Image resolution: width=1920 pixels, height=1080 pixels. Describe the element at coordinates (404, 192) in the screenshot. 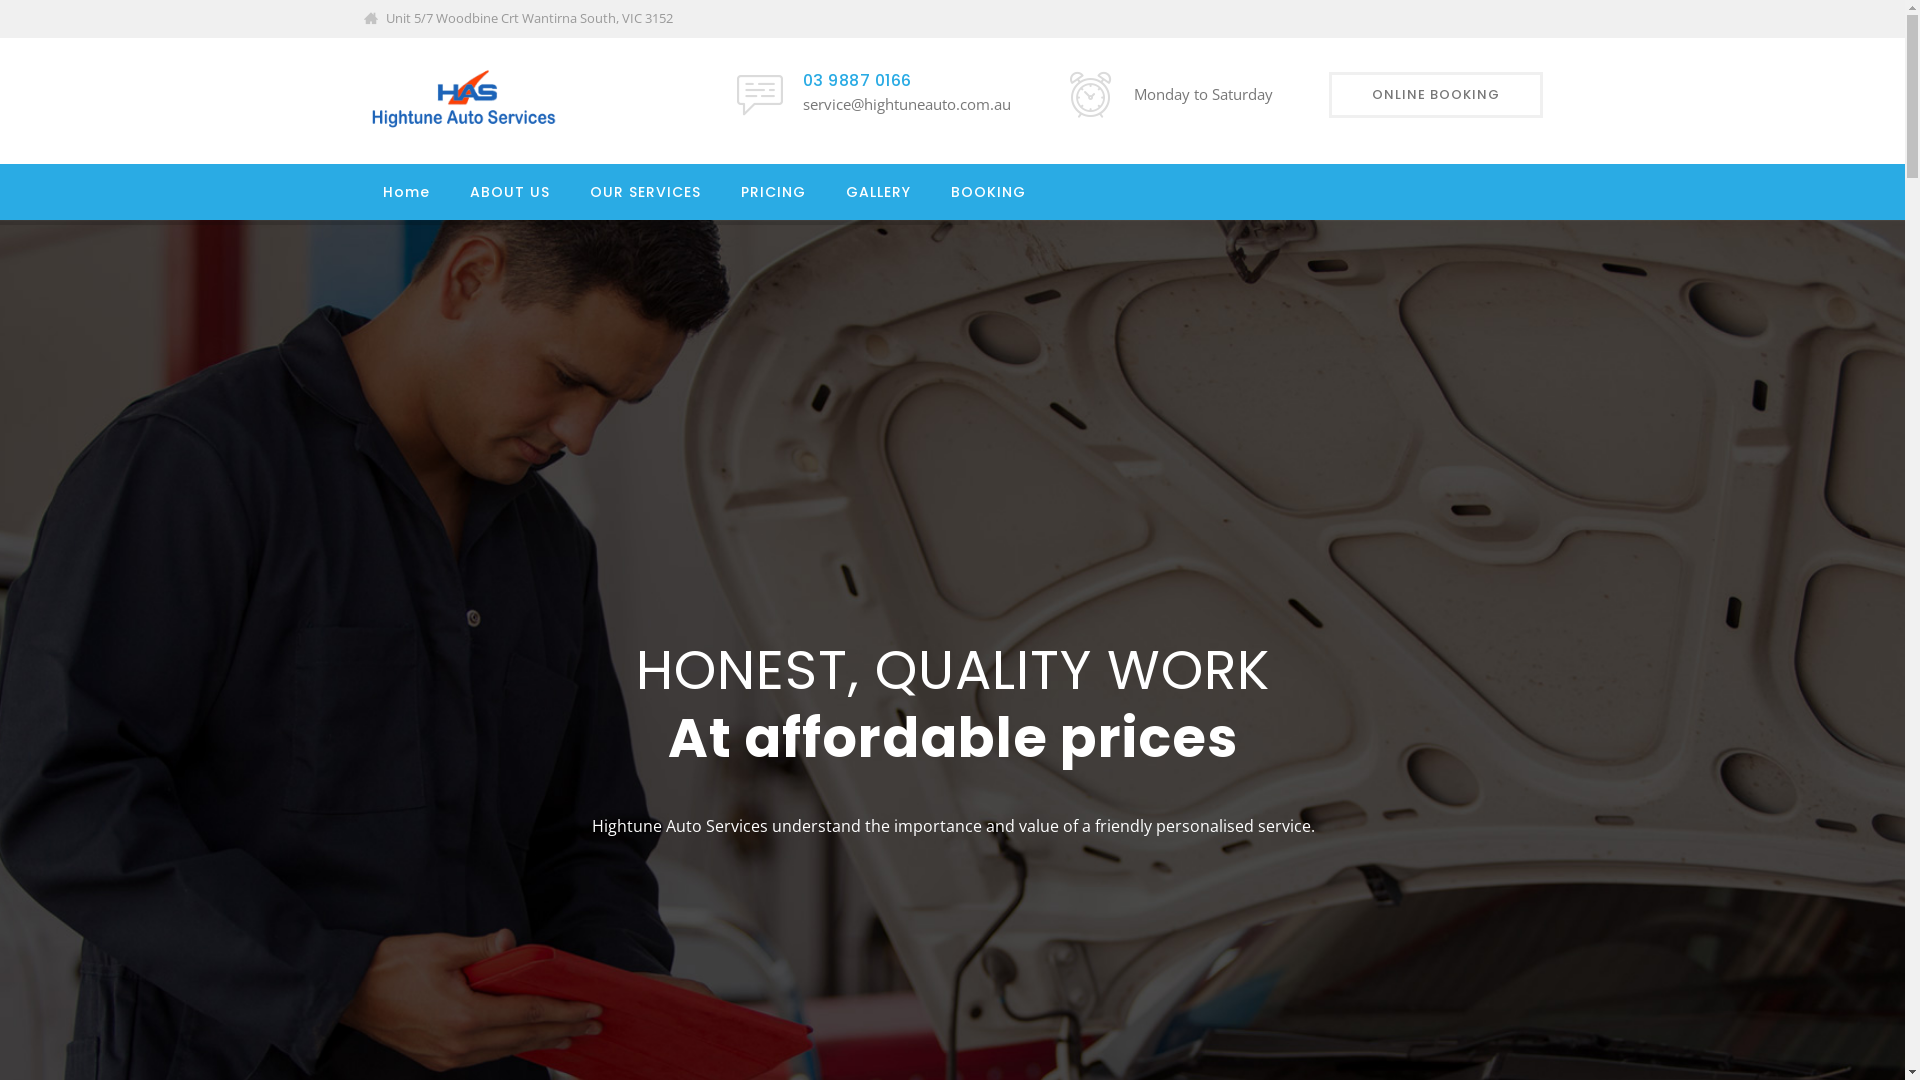

I see `'Home'` at that location.